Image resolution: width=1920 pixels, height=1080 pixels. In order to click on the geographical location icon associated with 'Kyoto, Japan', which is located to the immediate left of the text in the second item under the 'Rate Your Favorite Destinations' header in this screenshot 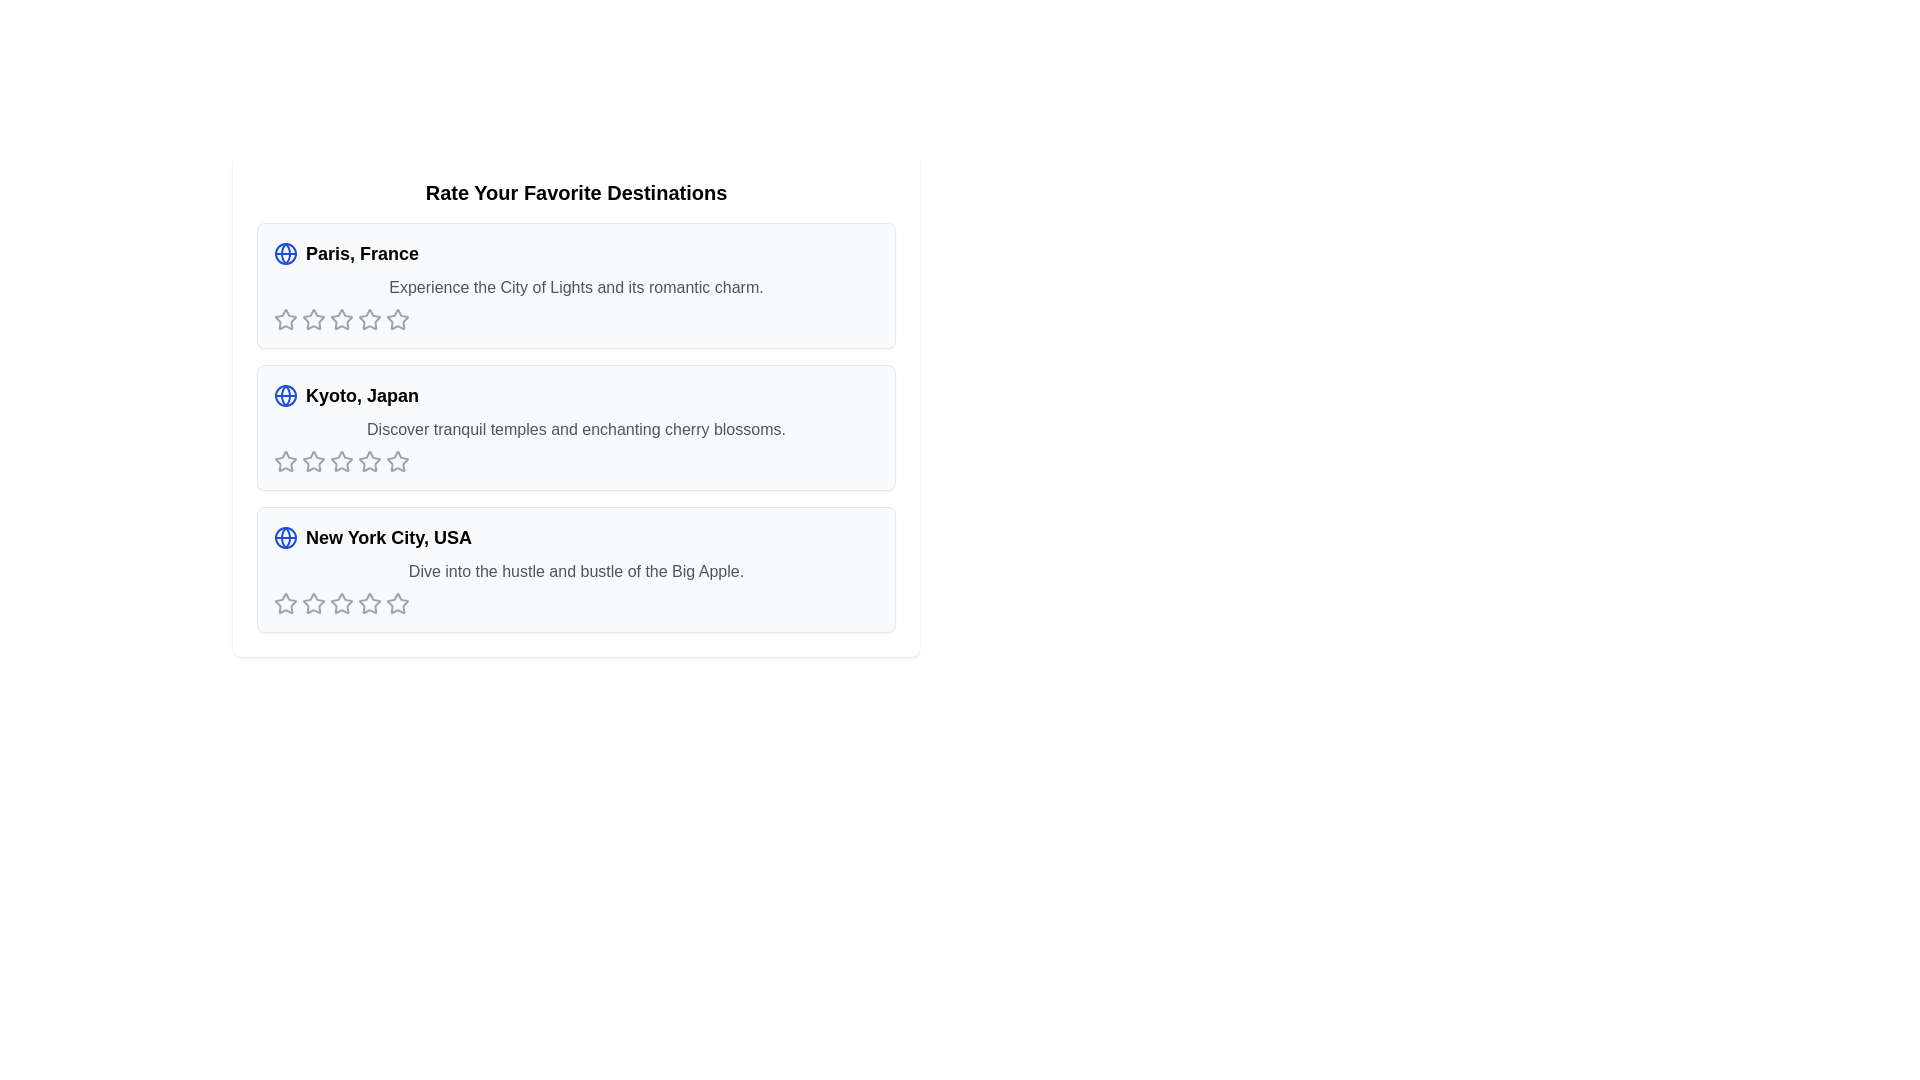, I will do `click(285, 396)`.